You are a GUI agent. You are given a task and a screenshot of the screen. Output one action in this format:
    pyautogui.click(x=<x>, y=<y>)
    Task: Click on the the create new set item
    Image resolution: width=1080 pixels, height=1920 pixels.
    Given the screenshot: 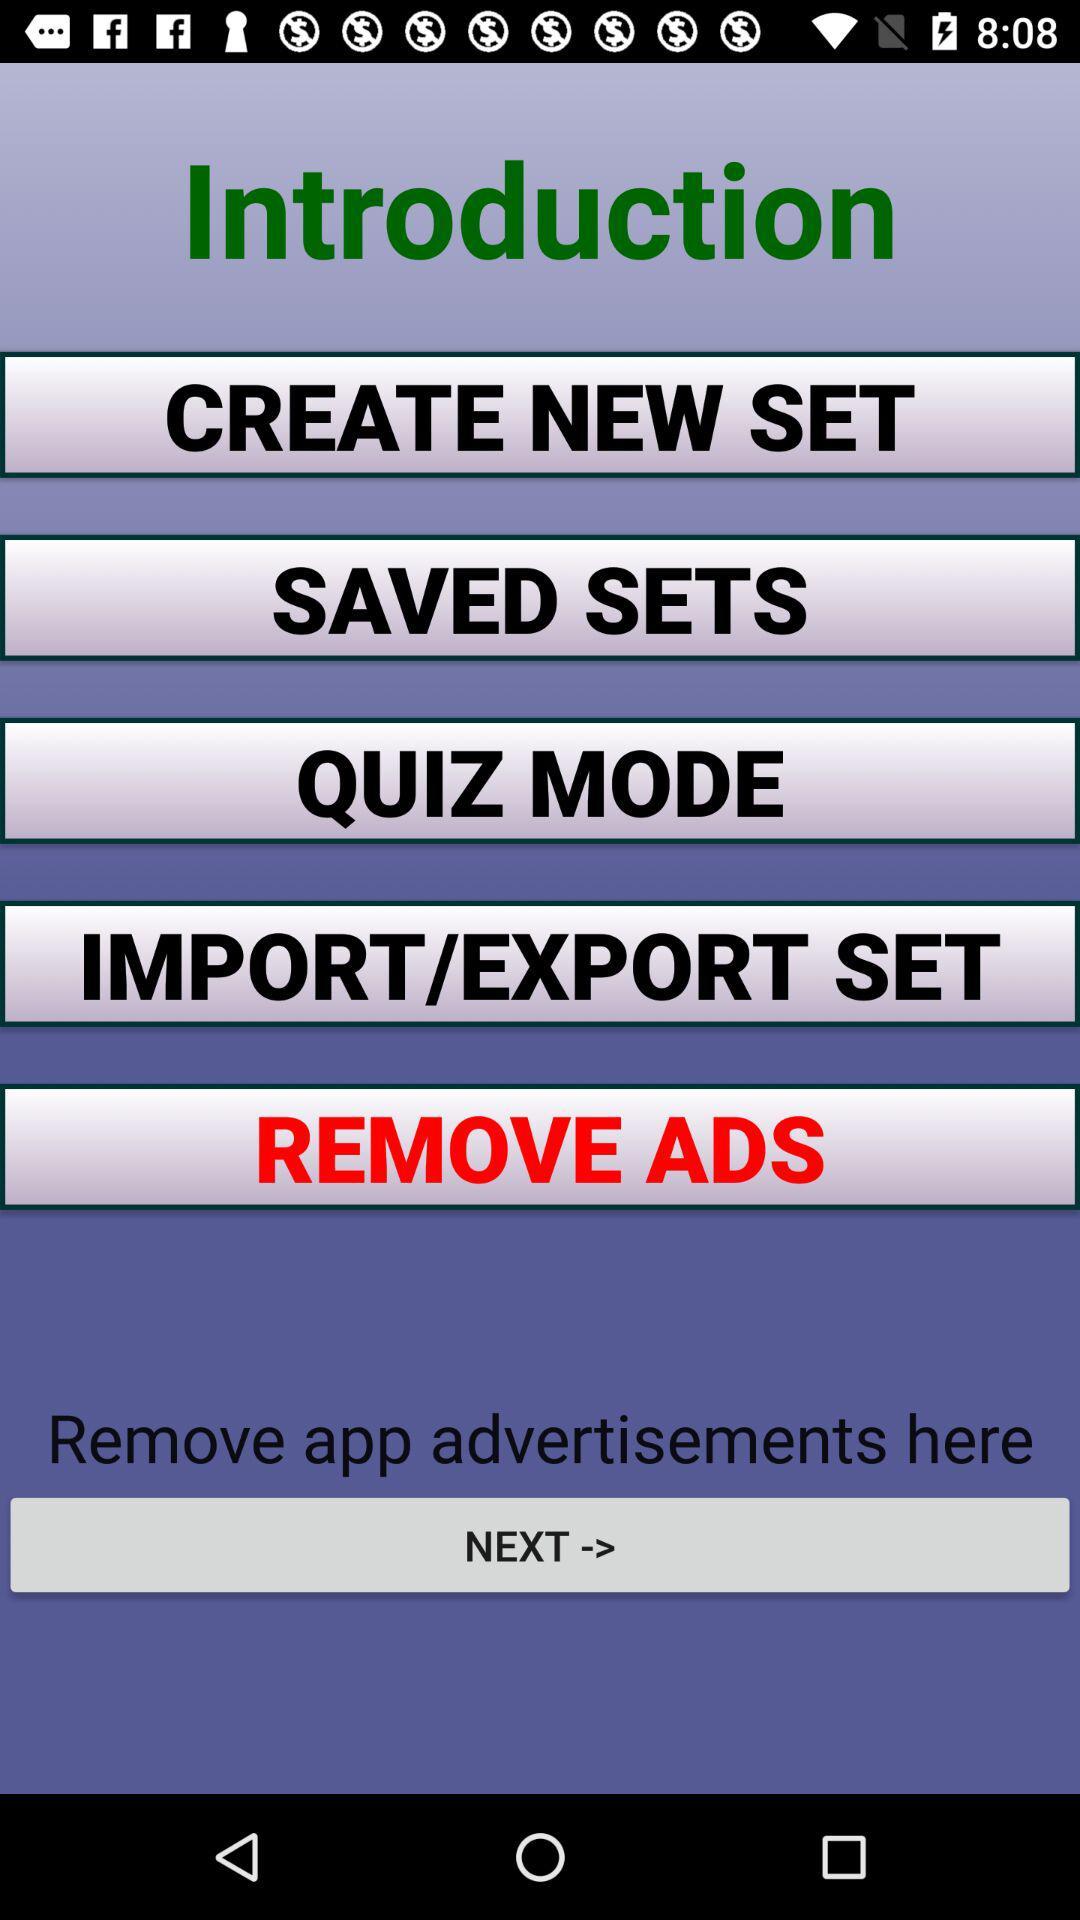 What is the action you would take?
    pyautogui.click(x=540, y=413)
    